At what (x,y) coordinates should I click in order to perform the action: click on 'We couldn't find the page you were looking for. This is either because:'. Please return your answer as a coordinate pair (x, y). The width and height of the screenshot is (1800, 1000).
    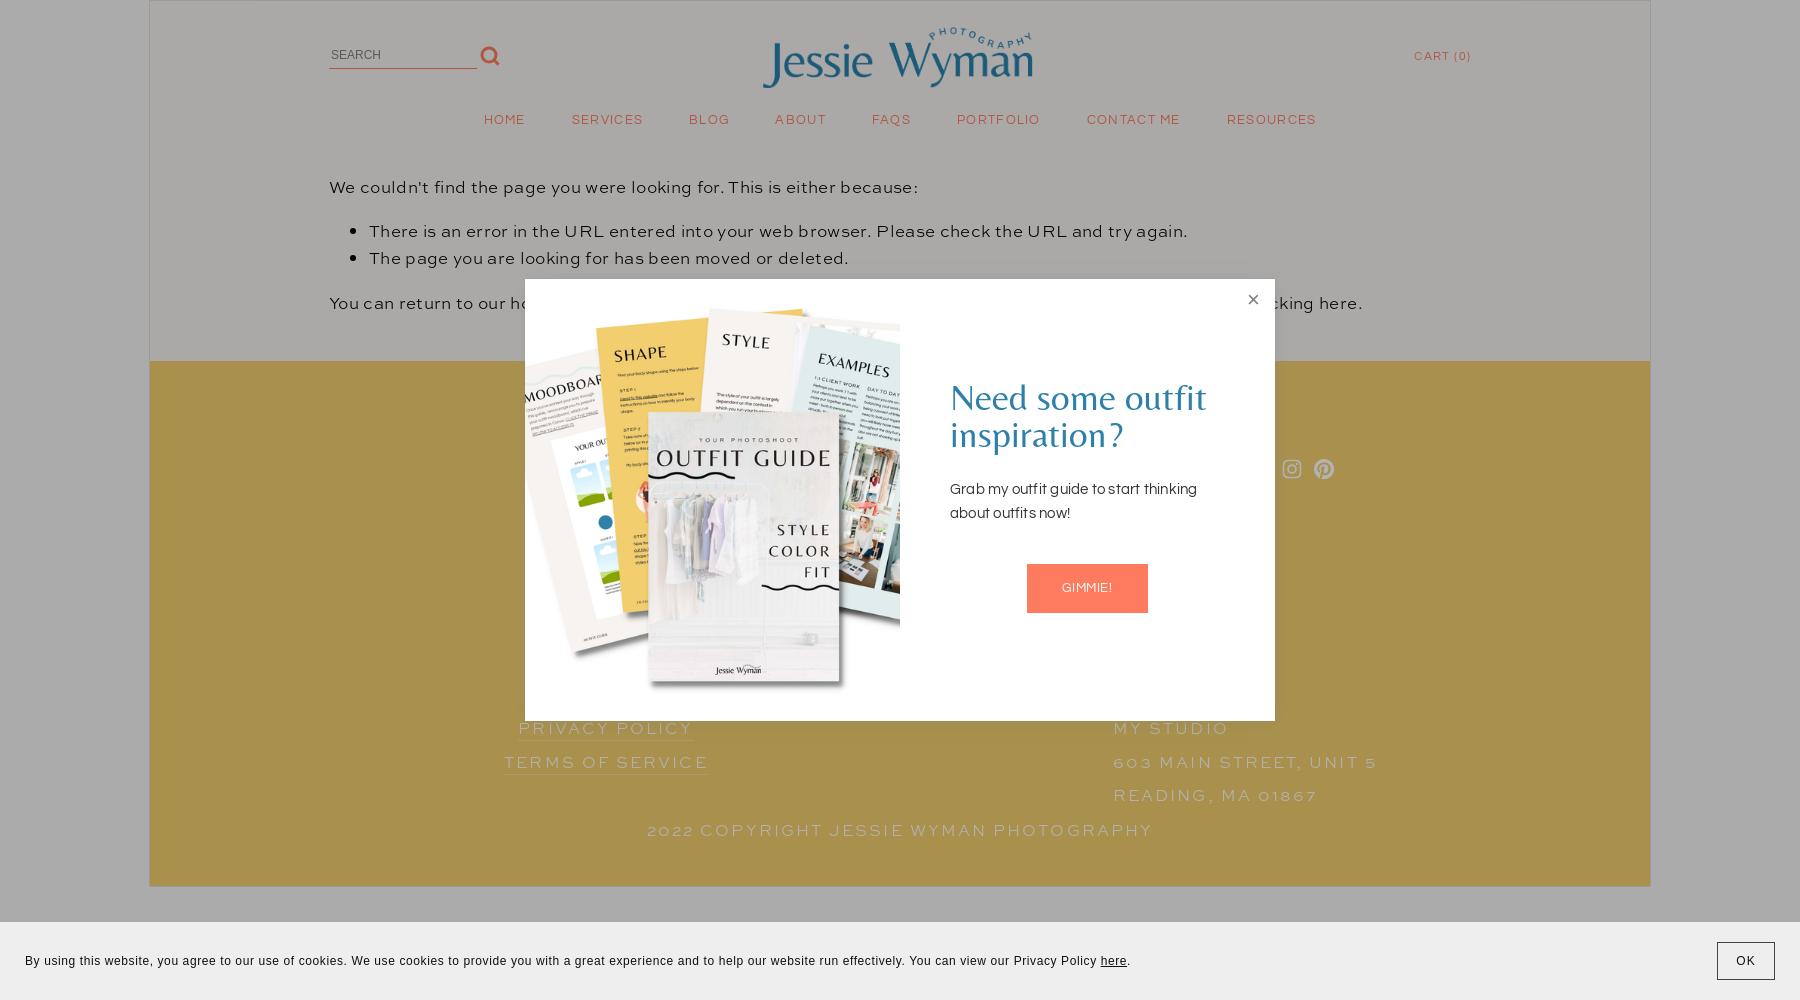
    Looking at the image, I should click on (624, 186).